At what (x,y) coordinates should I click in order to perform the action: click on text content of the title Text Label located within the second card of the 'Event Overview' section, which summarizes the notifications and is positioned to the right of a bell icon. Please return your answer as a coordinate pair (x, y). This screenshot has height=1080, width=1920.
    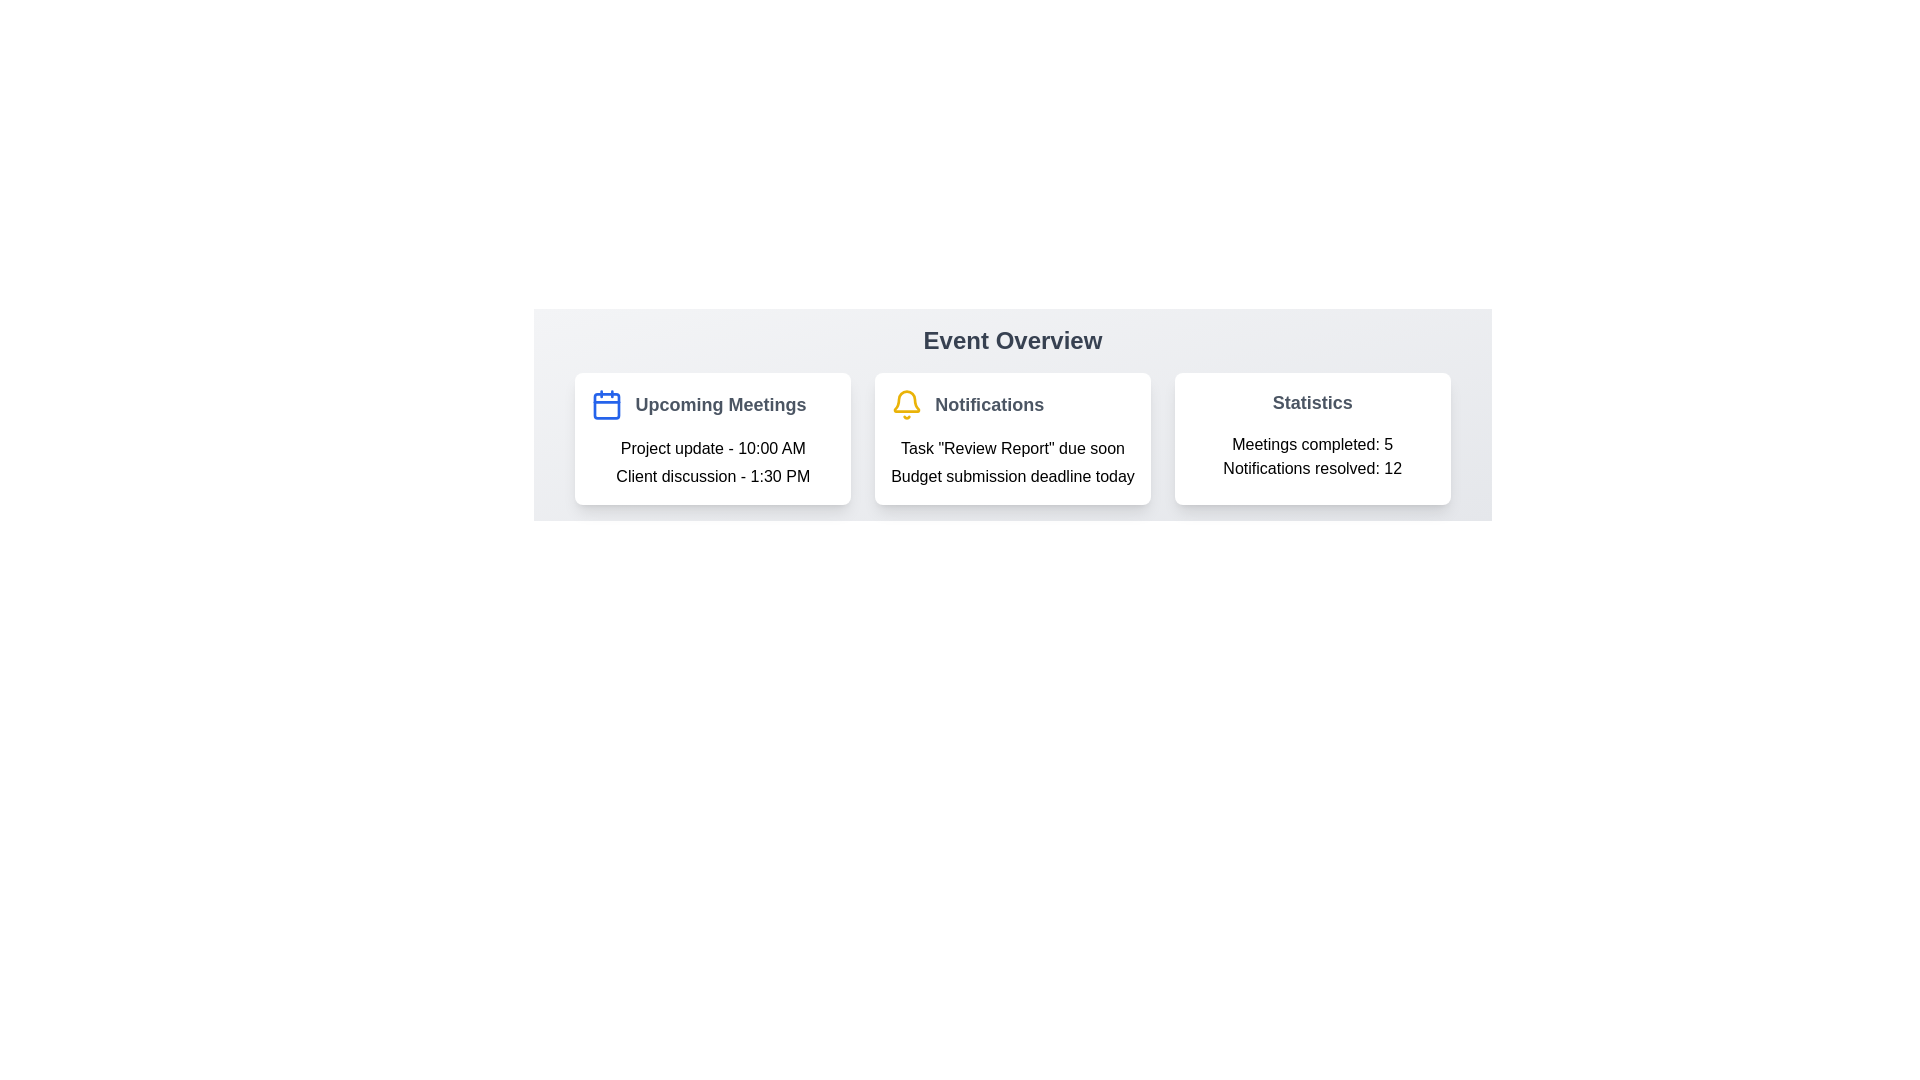
    Looking at the image, I should click on (989, 405).